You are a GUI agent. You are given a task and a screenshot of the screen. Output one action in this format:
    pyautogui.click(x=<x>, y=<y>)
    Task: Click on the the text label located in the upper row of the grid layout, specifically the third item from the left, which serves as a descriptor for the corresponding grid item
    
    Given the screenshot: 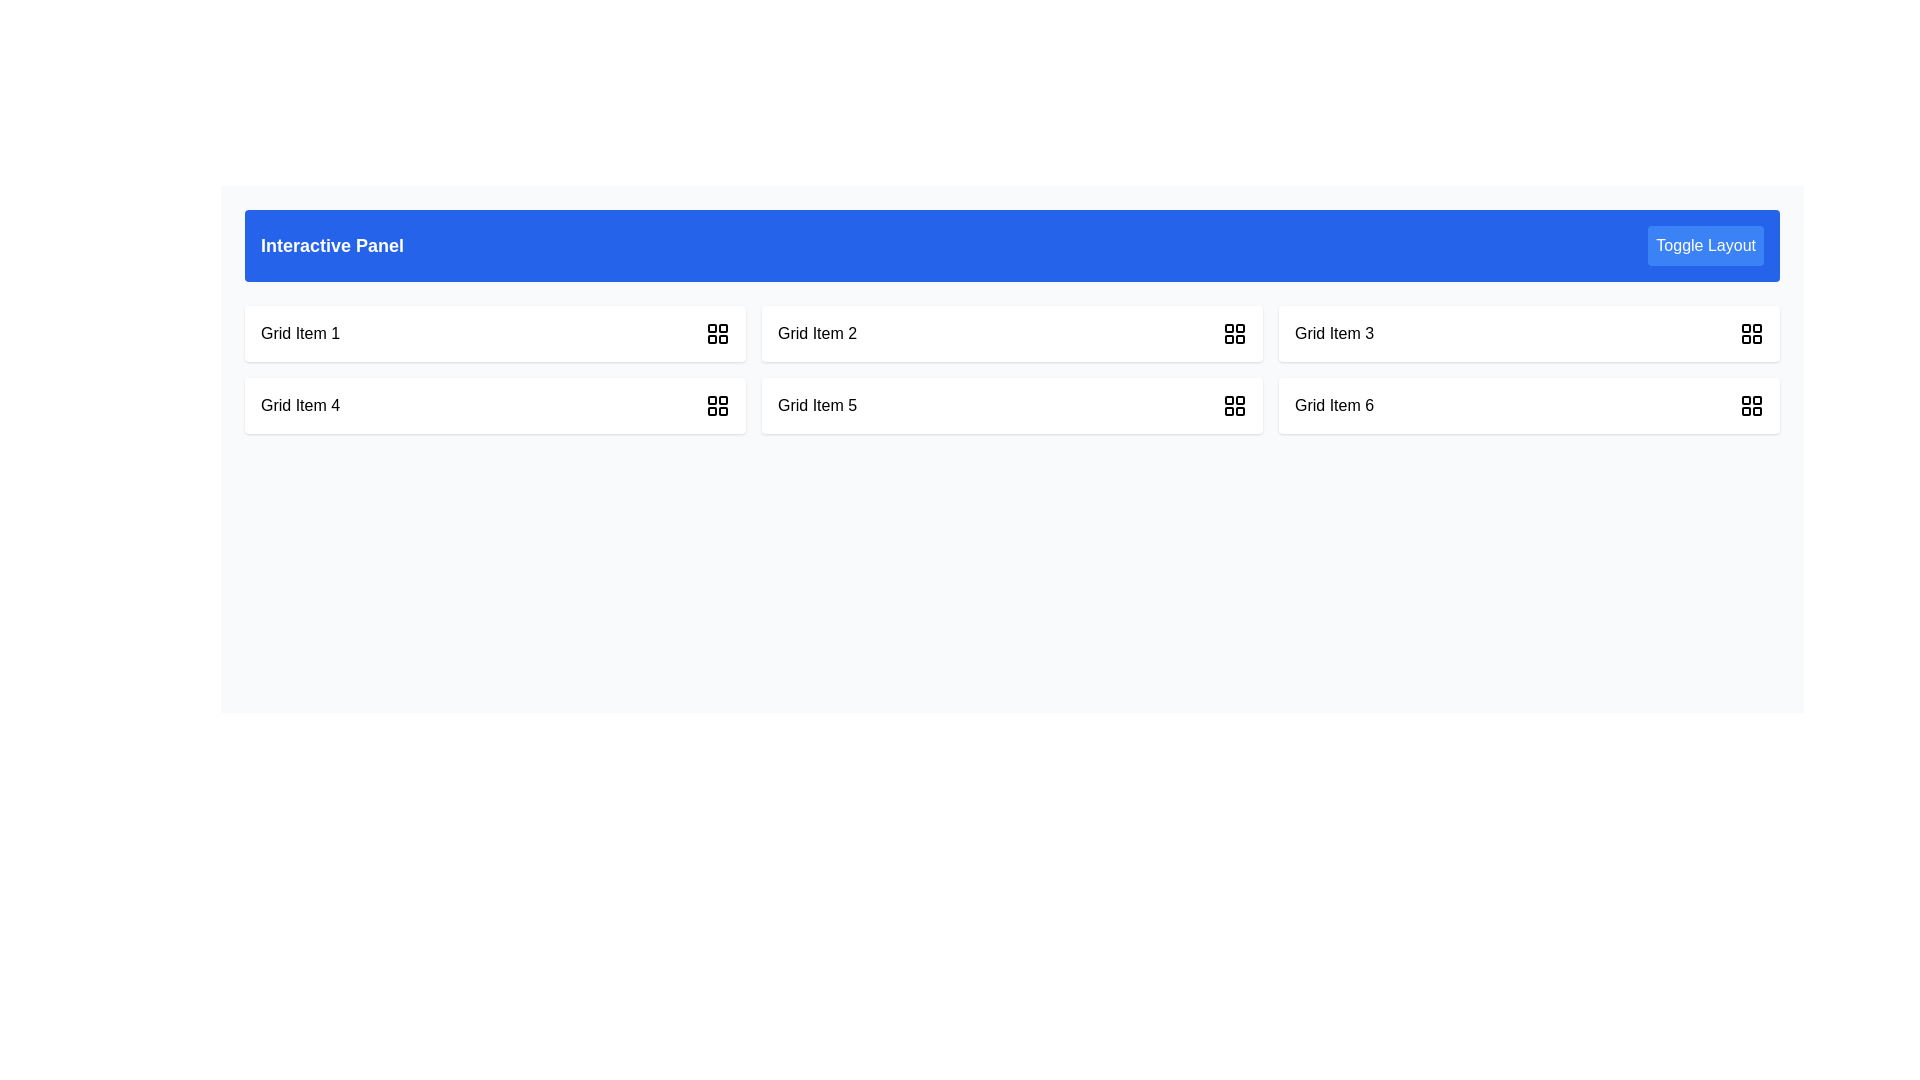 What is the action you would take?
    pyautogui.click(x=1334, y=333)
    